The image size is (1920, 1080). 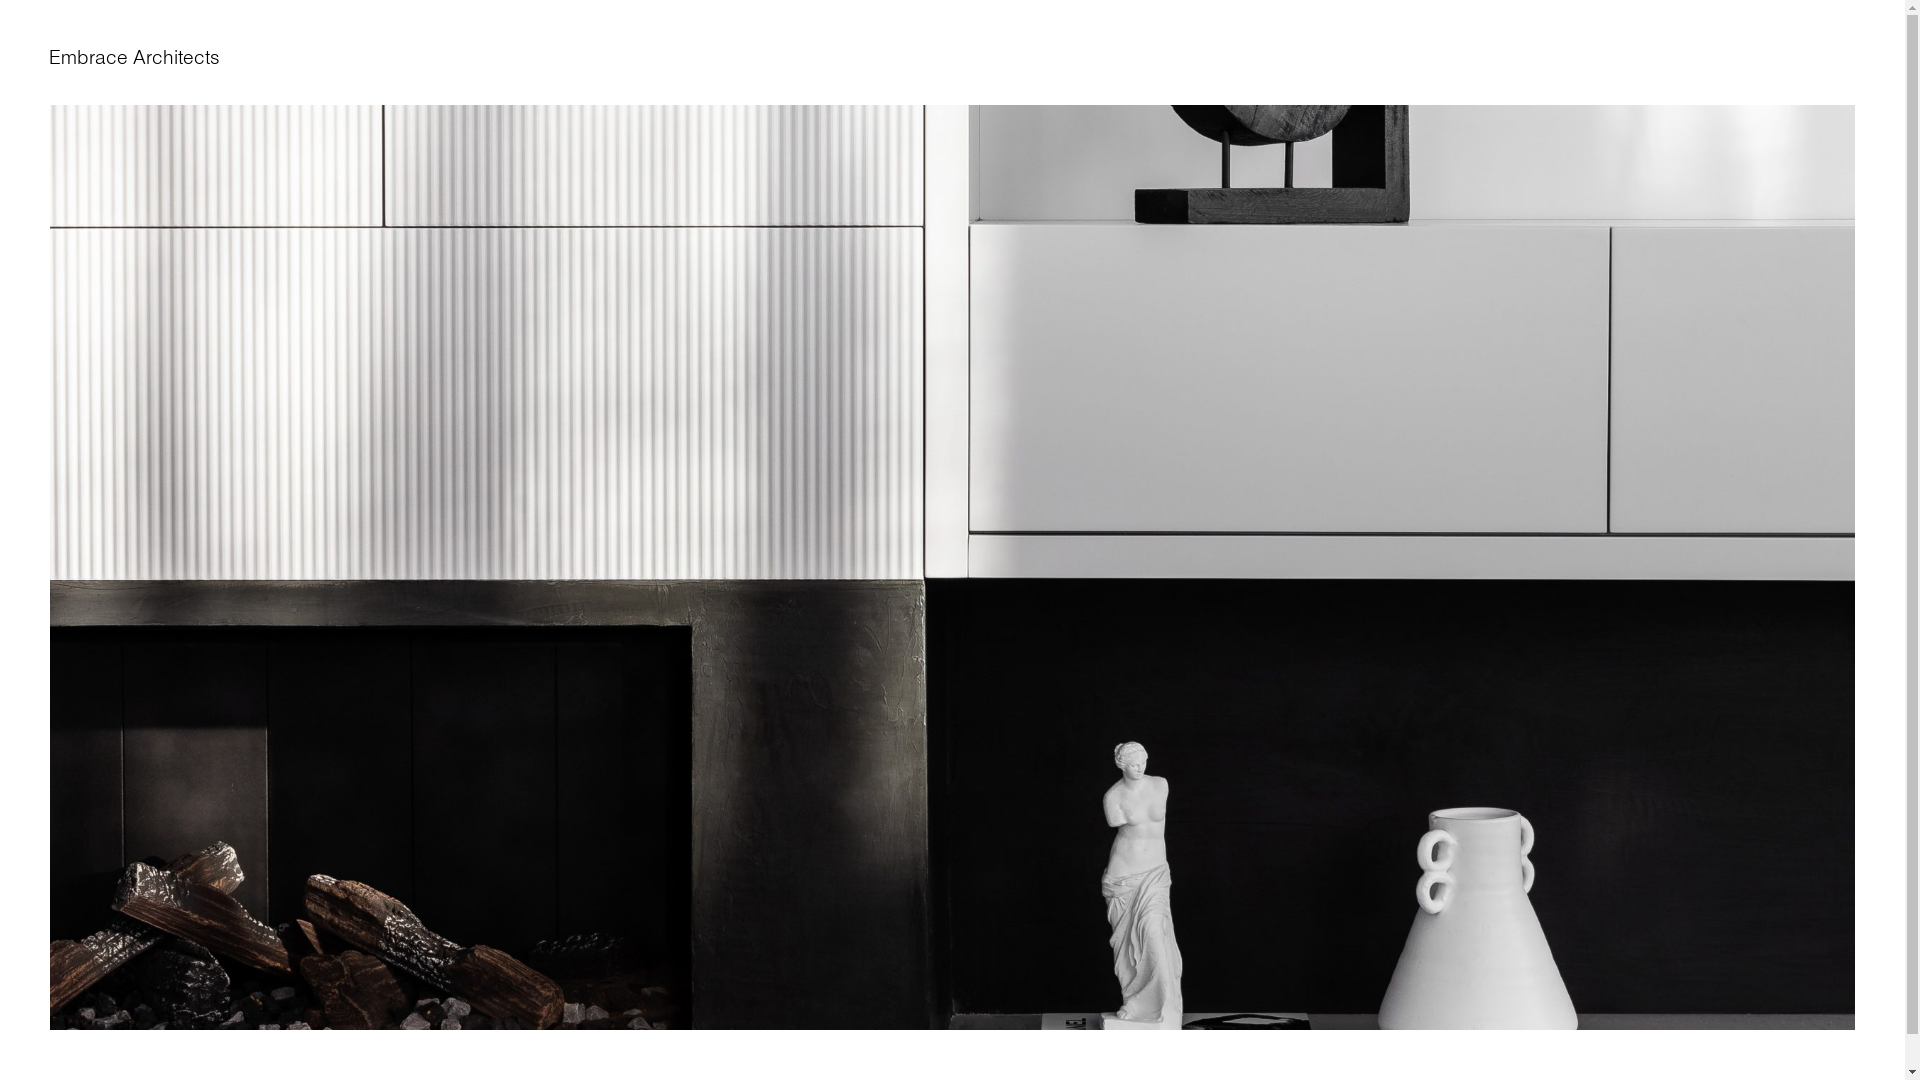 I want to click on 'Embrace Architects', so click(x=133, y=56).